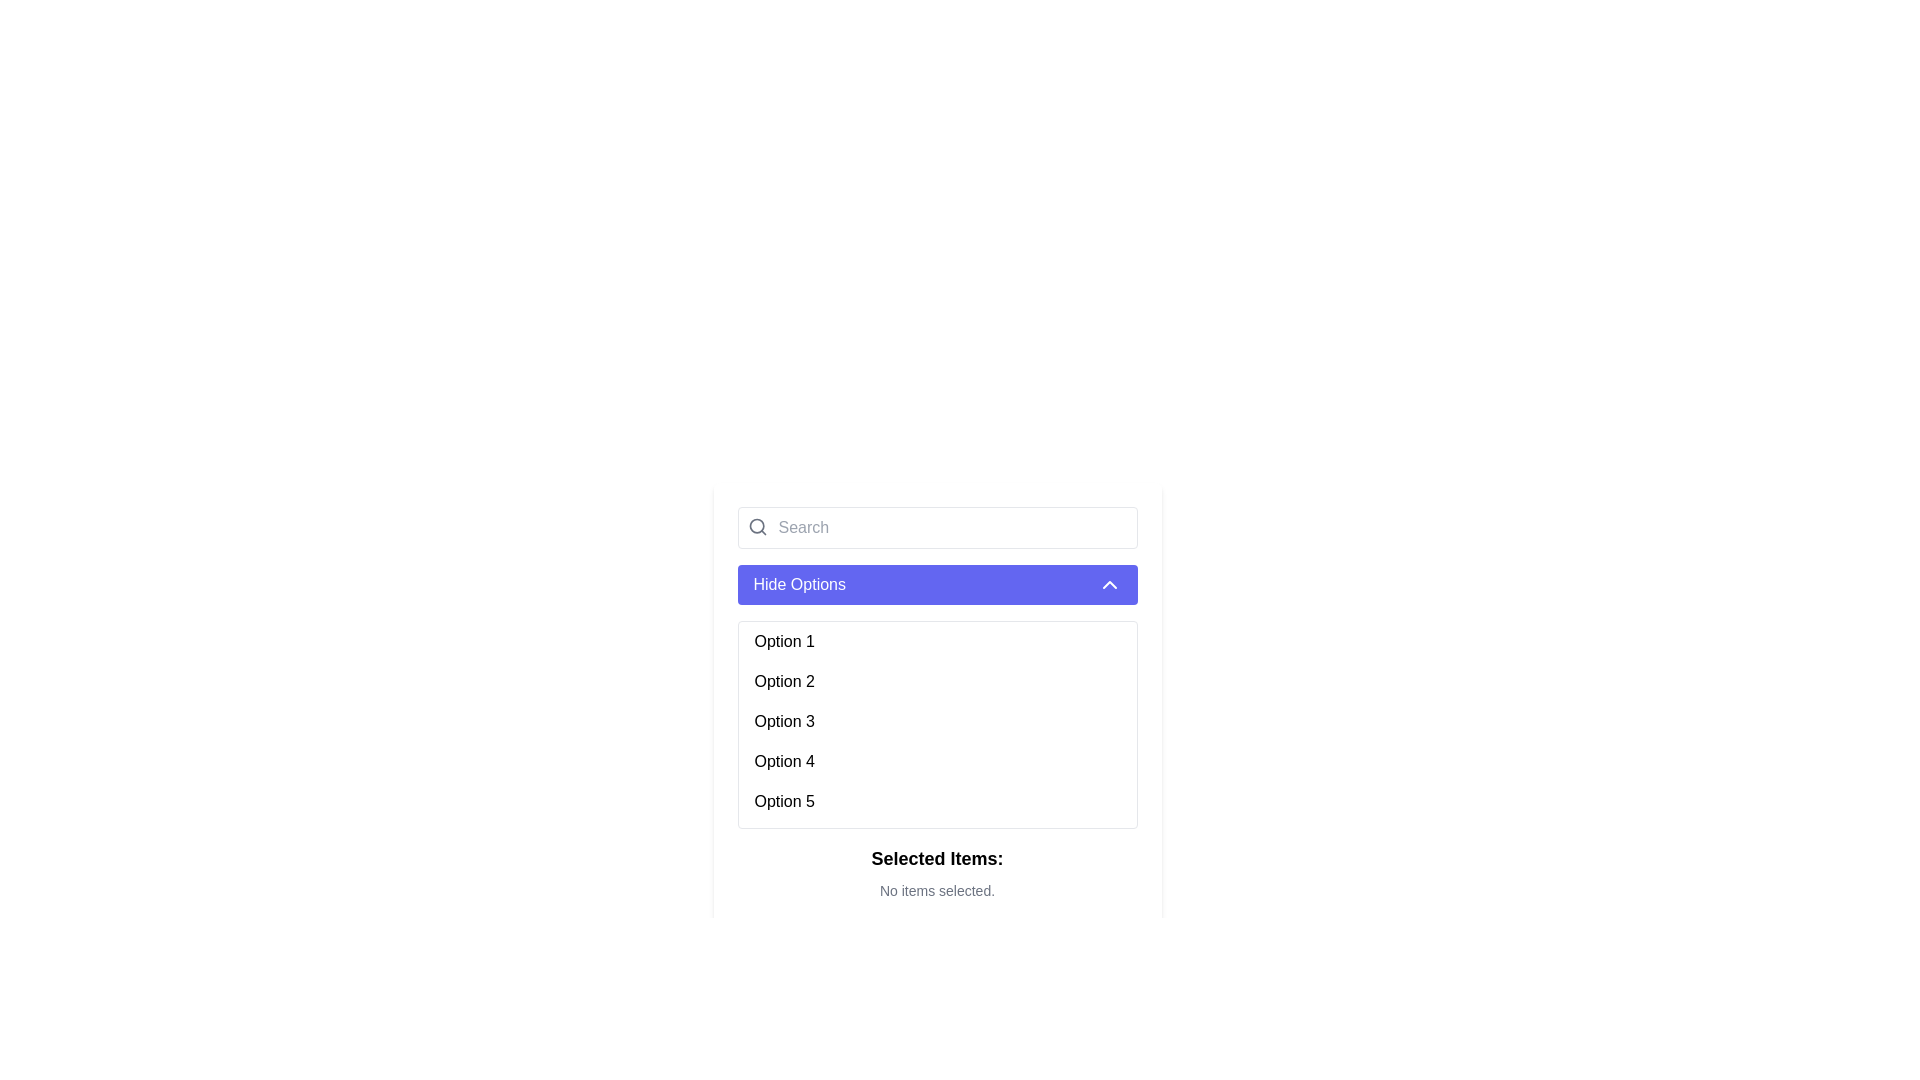  I want to click on the textual menu item labeled 'Option 4' in the dropdown menu, so click(936, 762).